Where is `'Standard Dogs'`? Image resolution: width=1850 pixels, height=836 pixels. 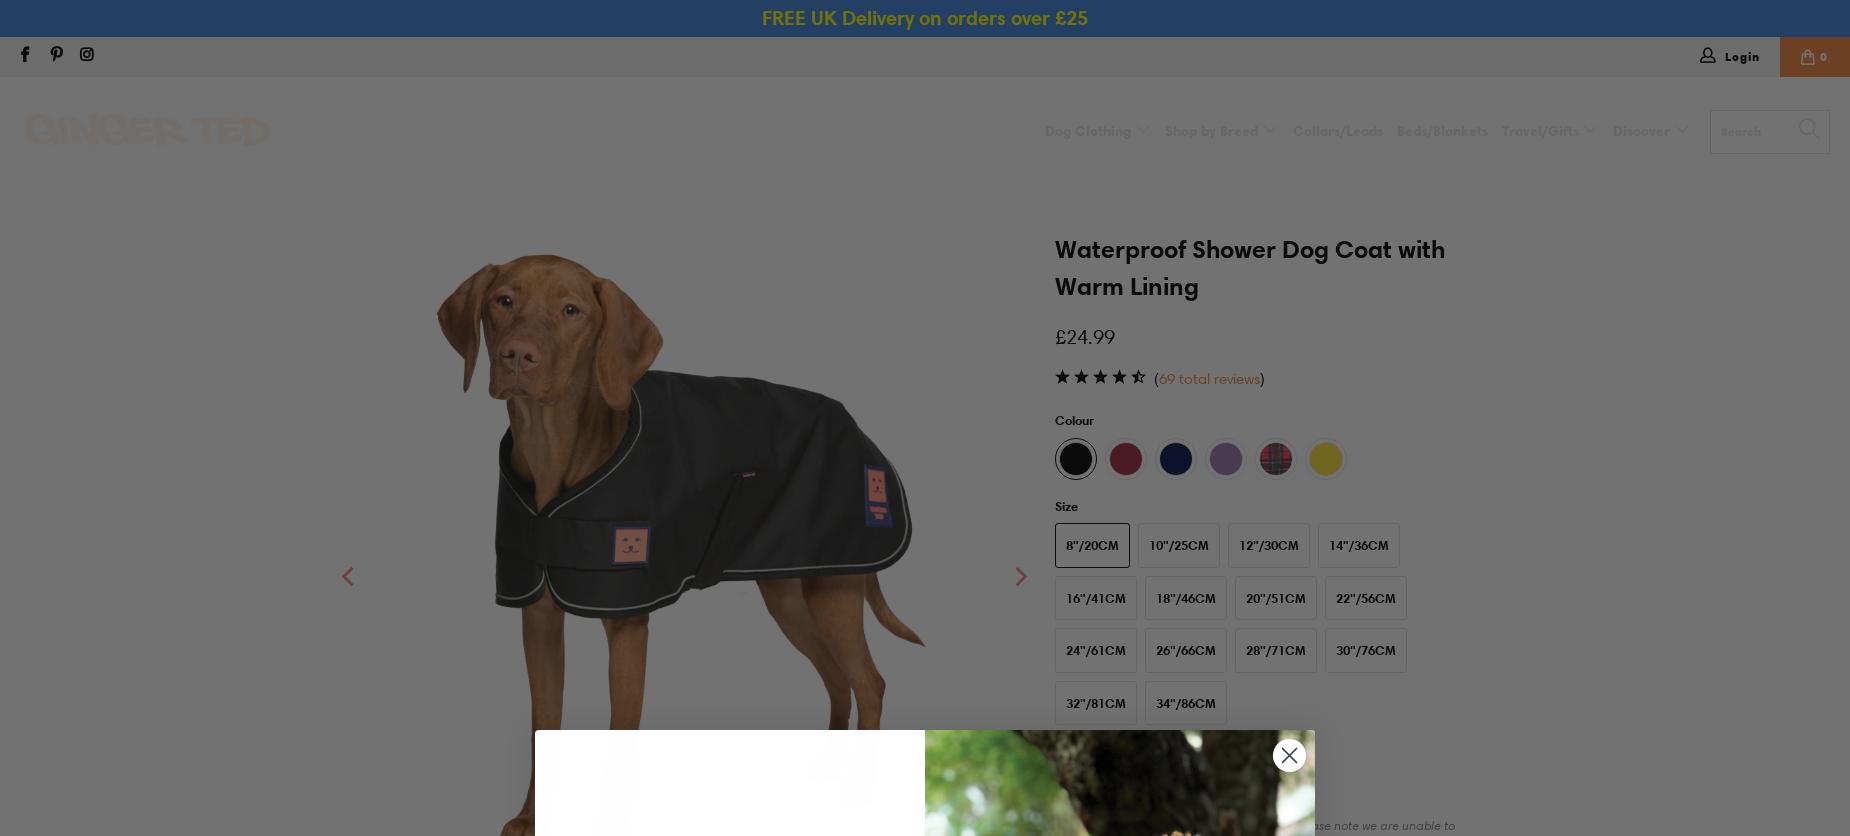 'Standard Dogs' is located at coordinates (1231, 175).